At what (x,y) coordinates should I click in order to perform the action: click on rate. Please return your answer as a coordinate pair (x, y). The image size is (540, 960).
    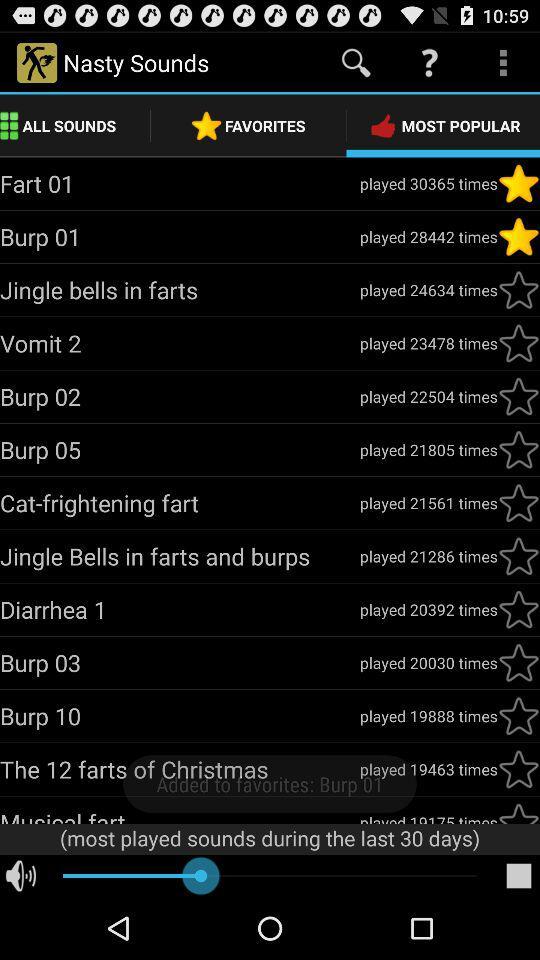
    Looking at the image, I should click on (518, 716).